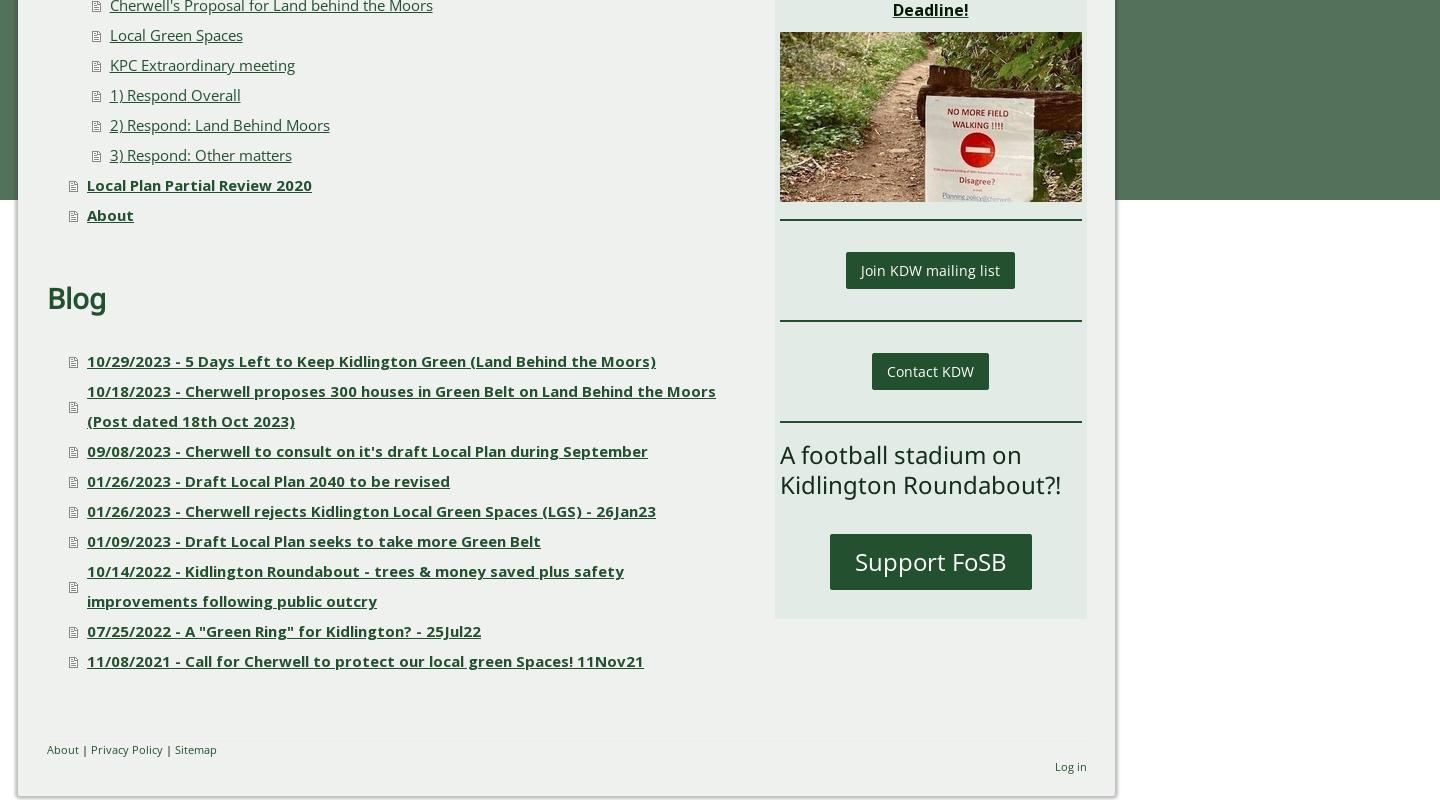 The width and height of the screenshot is (1440, 800). I want to click on '01/26/2023 - Draft Local Plan 2040 to be revised', so click(267, 481).